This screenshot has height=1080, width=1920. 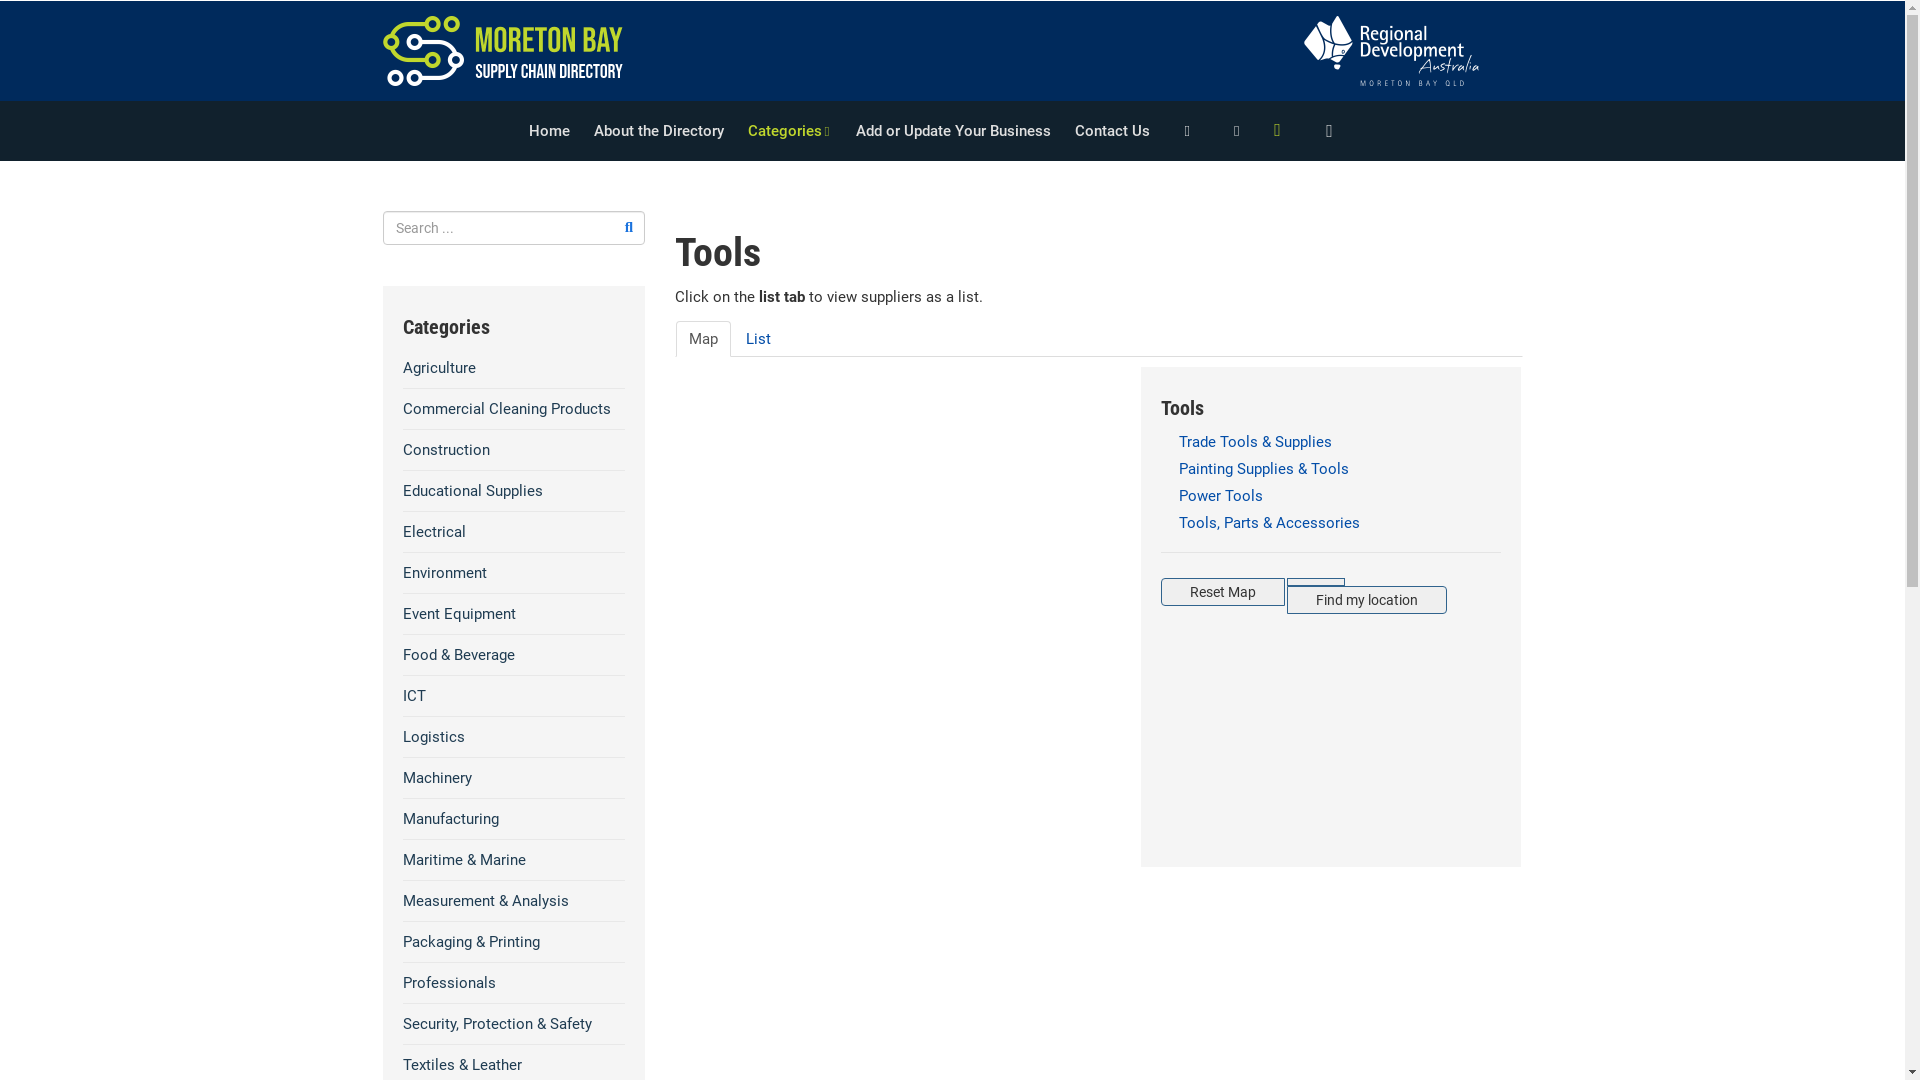 I want to click on 'Manufacturing', so click(x=513, y=818).